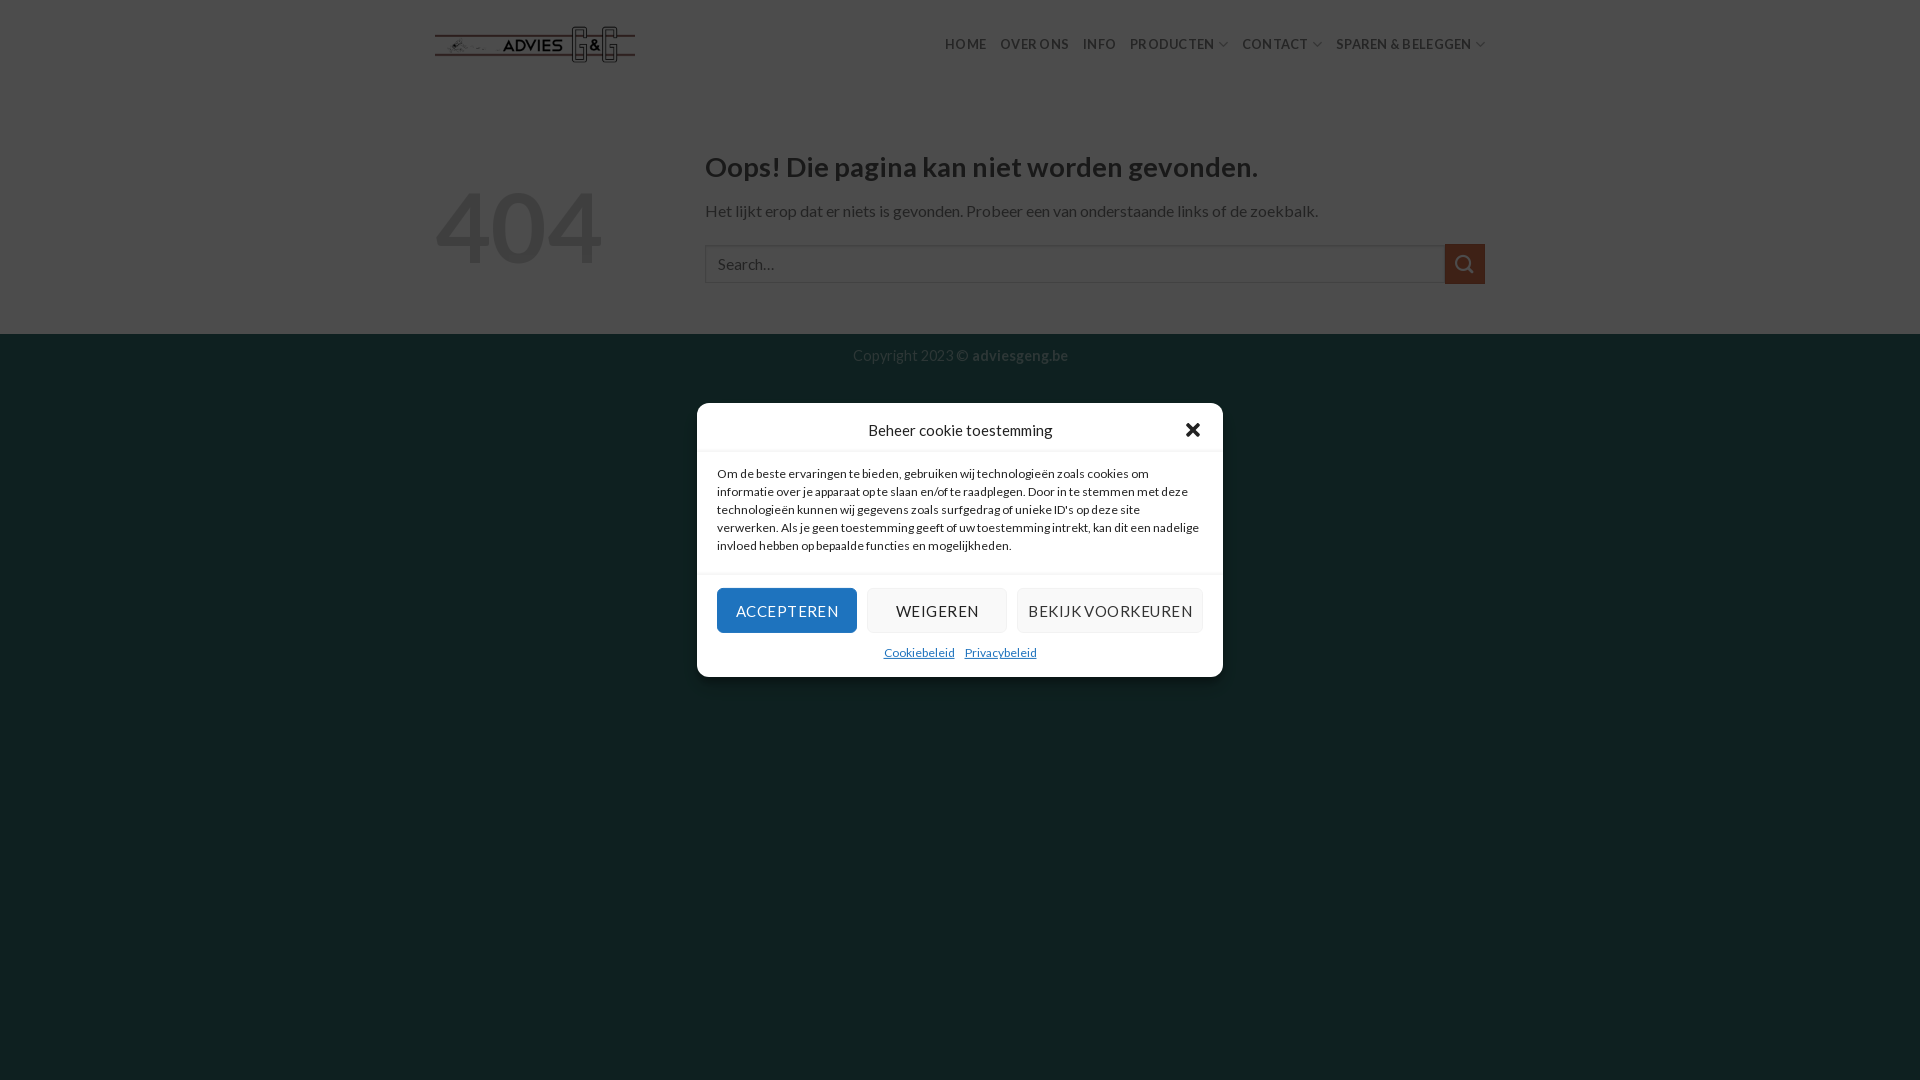 Image resolution: width=1920 pixels, height=1080 pixels. I want to click on 'Cookiebeleid', so click(882, 652).